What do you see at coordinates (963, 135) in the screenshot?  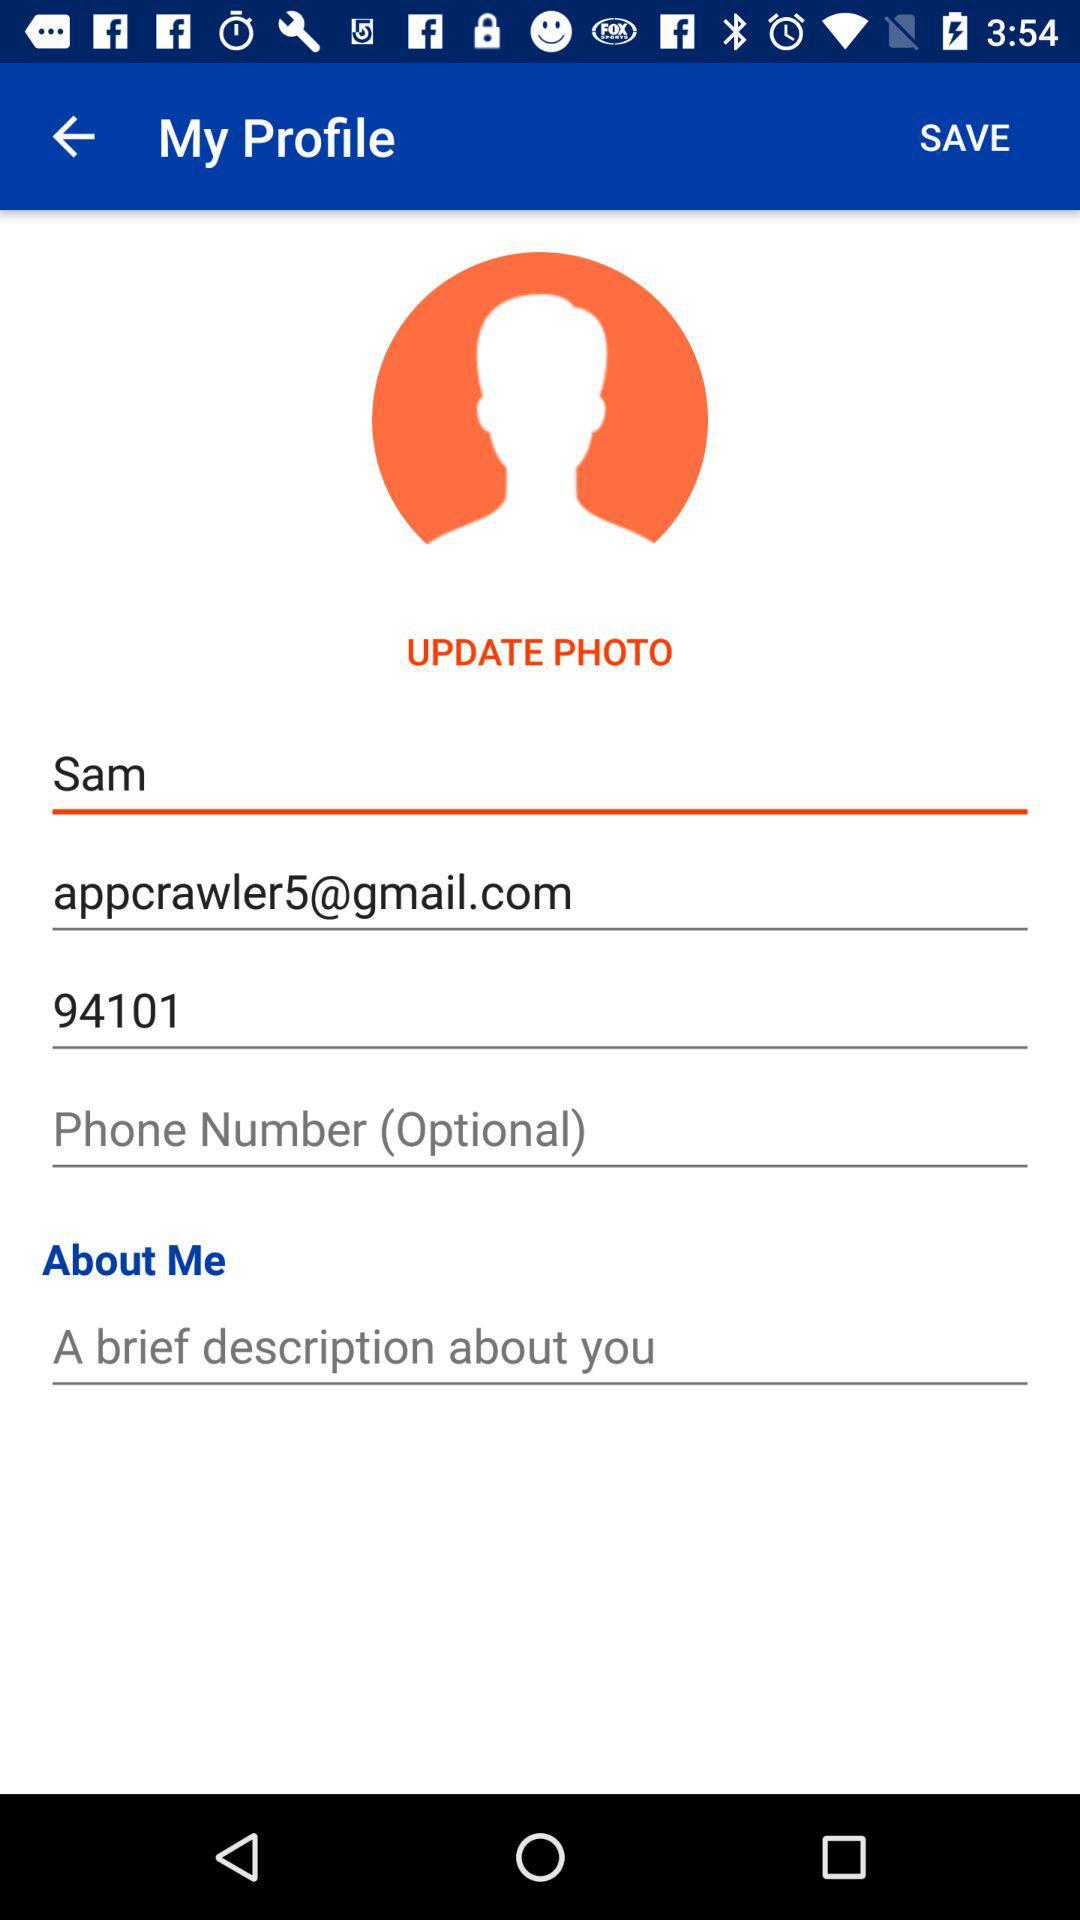 I see `icon above the sam icon` at bounding box center [963, 135].